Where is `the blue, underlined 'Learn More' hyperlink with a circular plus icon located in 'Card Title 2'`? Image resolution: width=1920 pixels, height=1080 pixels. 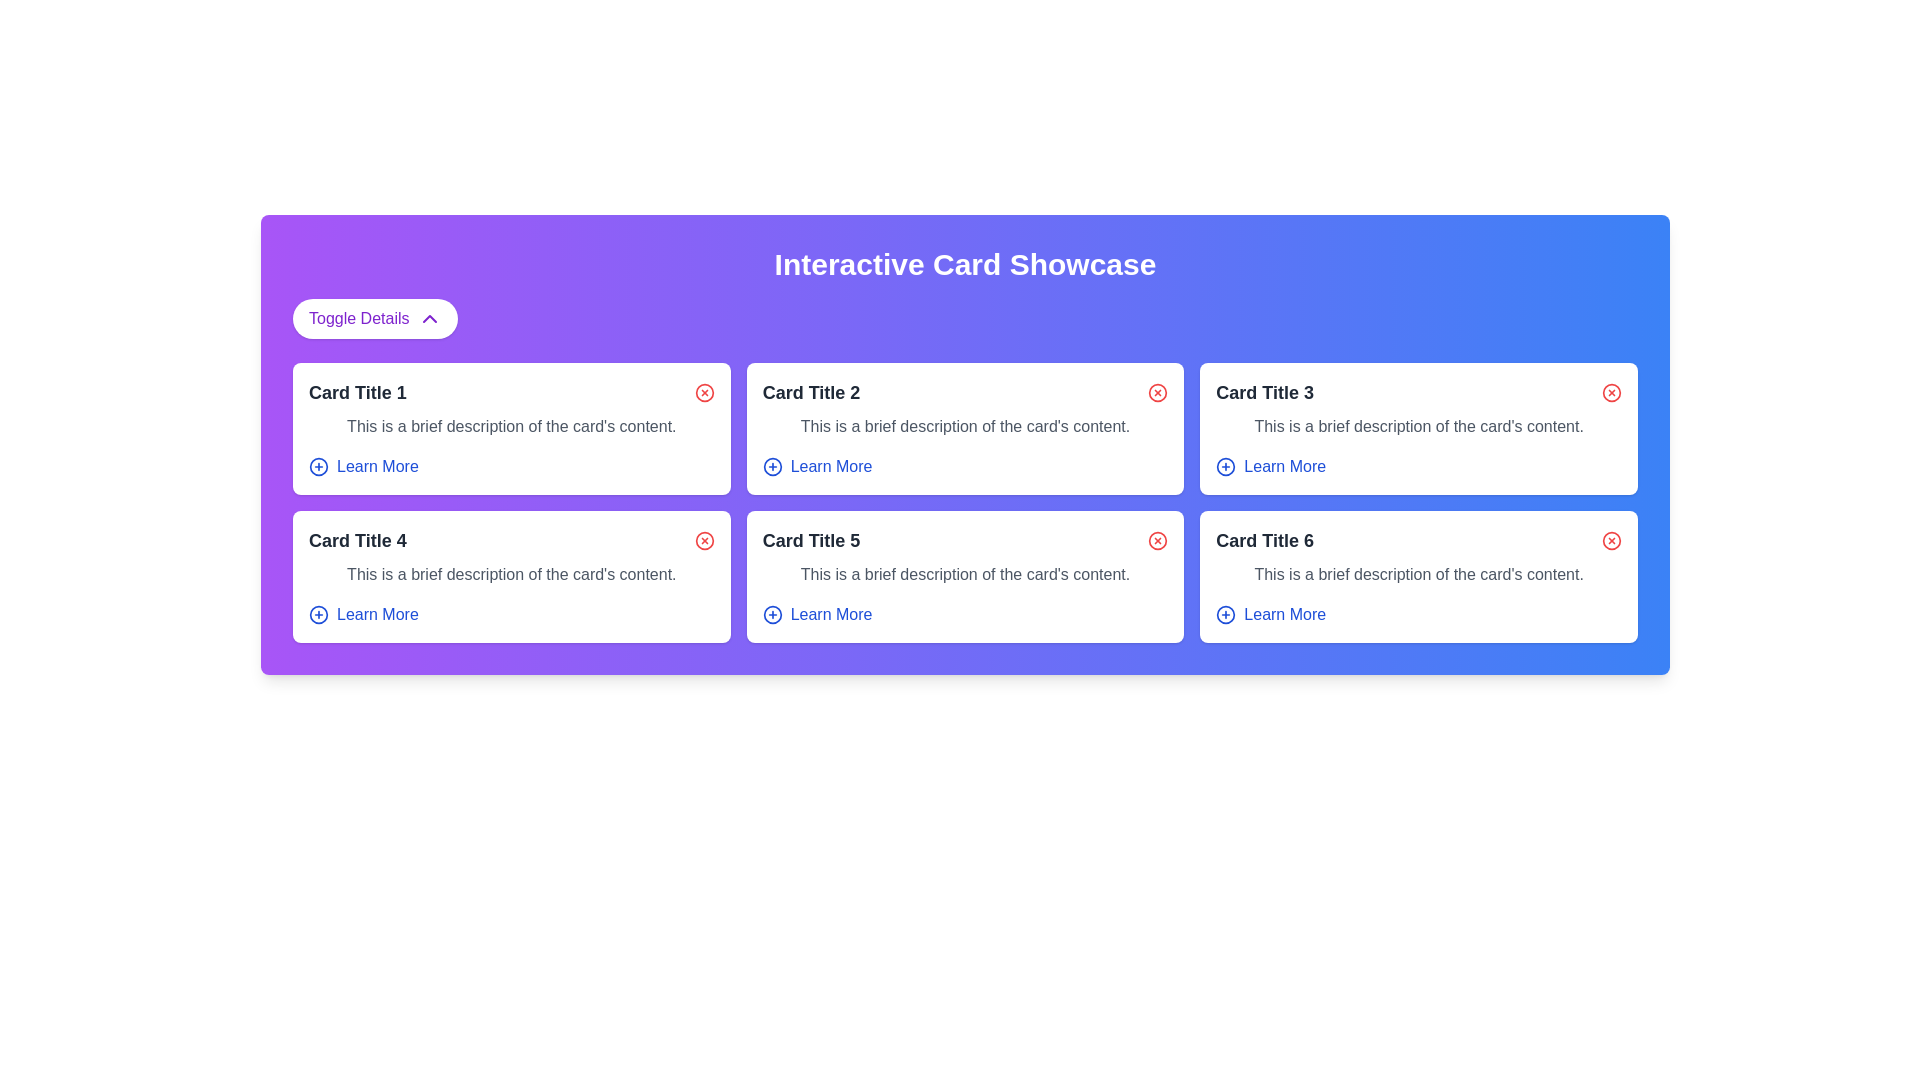 the blue, underlined 'Learn More' hyperlink with a circular plus icon located in 'Card Title 2' is located at coordinates (817, 466).